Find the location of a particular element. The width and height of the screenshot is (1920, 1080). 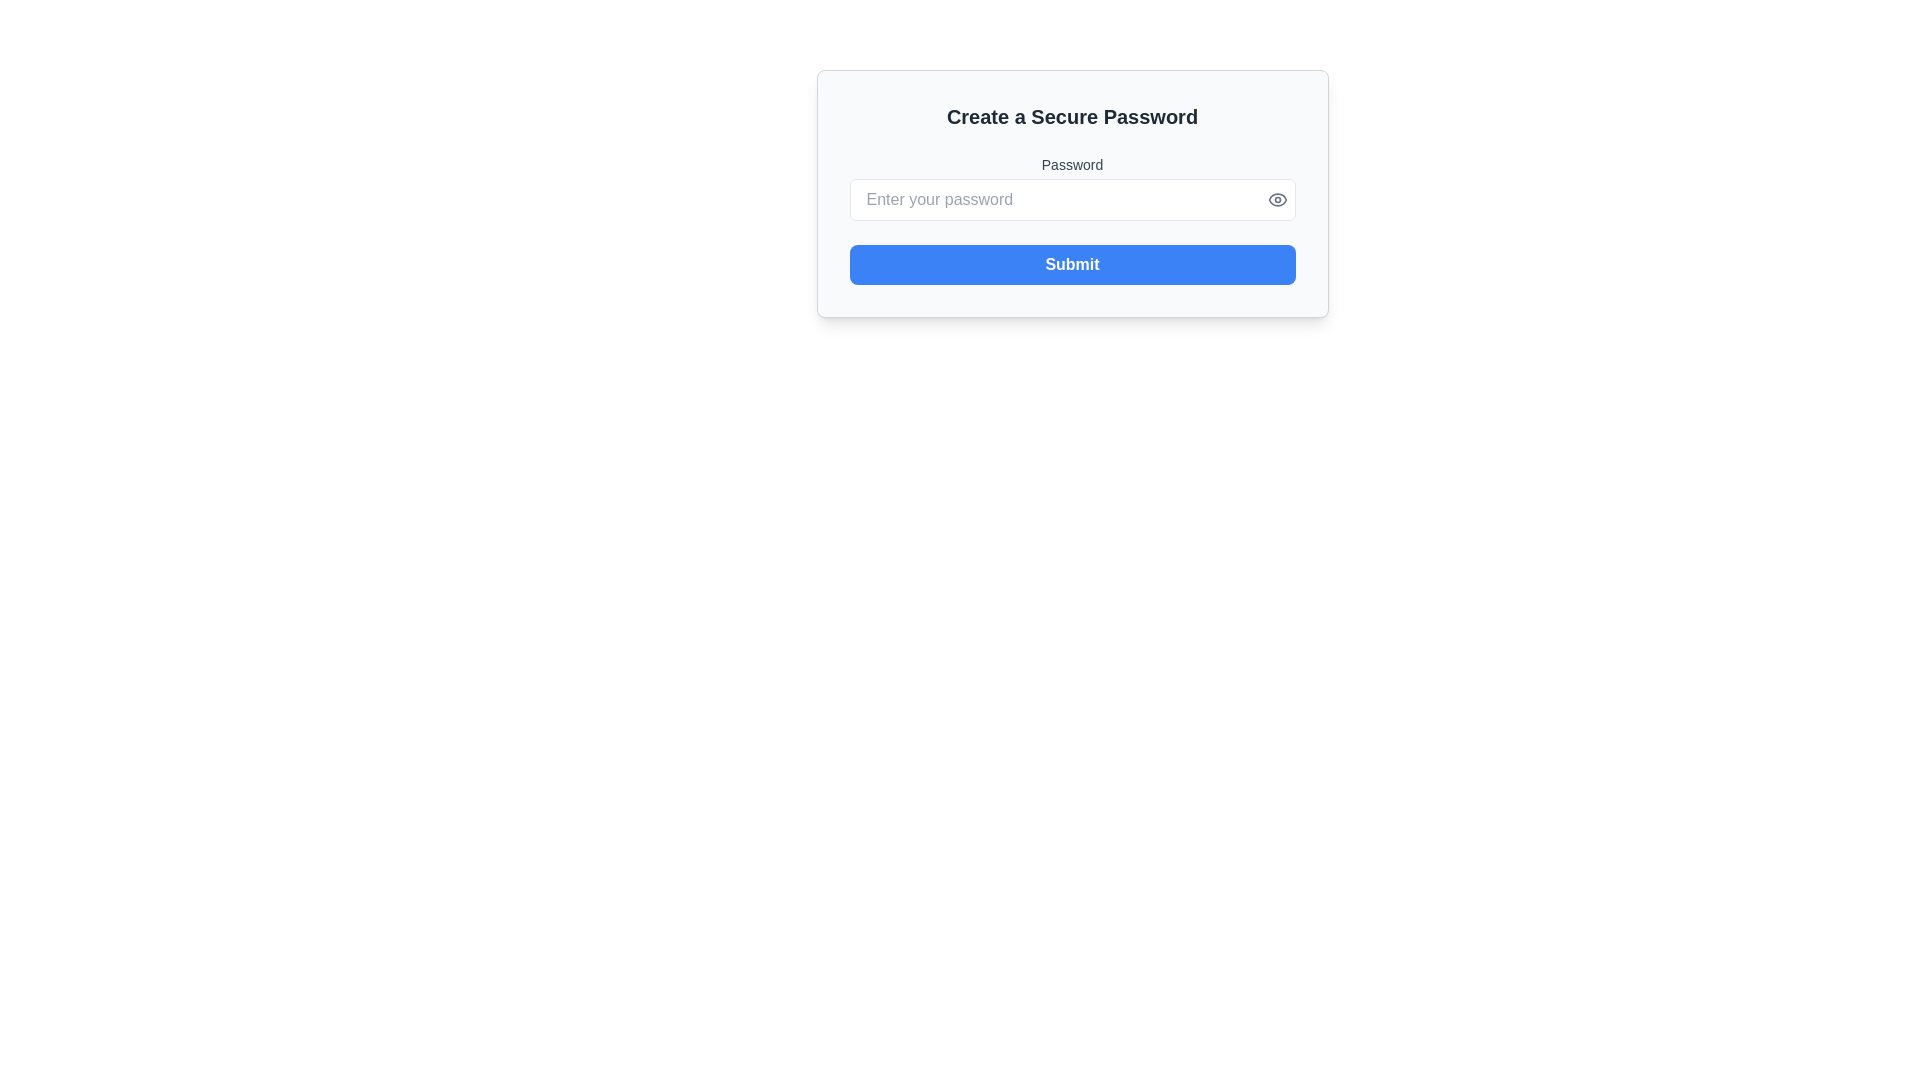

the 'Submit' button with a bold white font on a vibrant blue background is located at coordinates (1071, 264).